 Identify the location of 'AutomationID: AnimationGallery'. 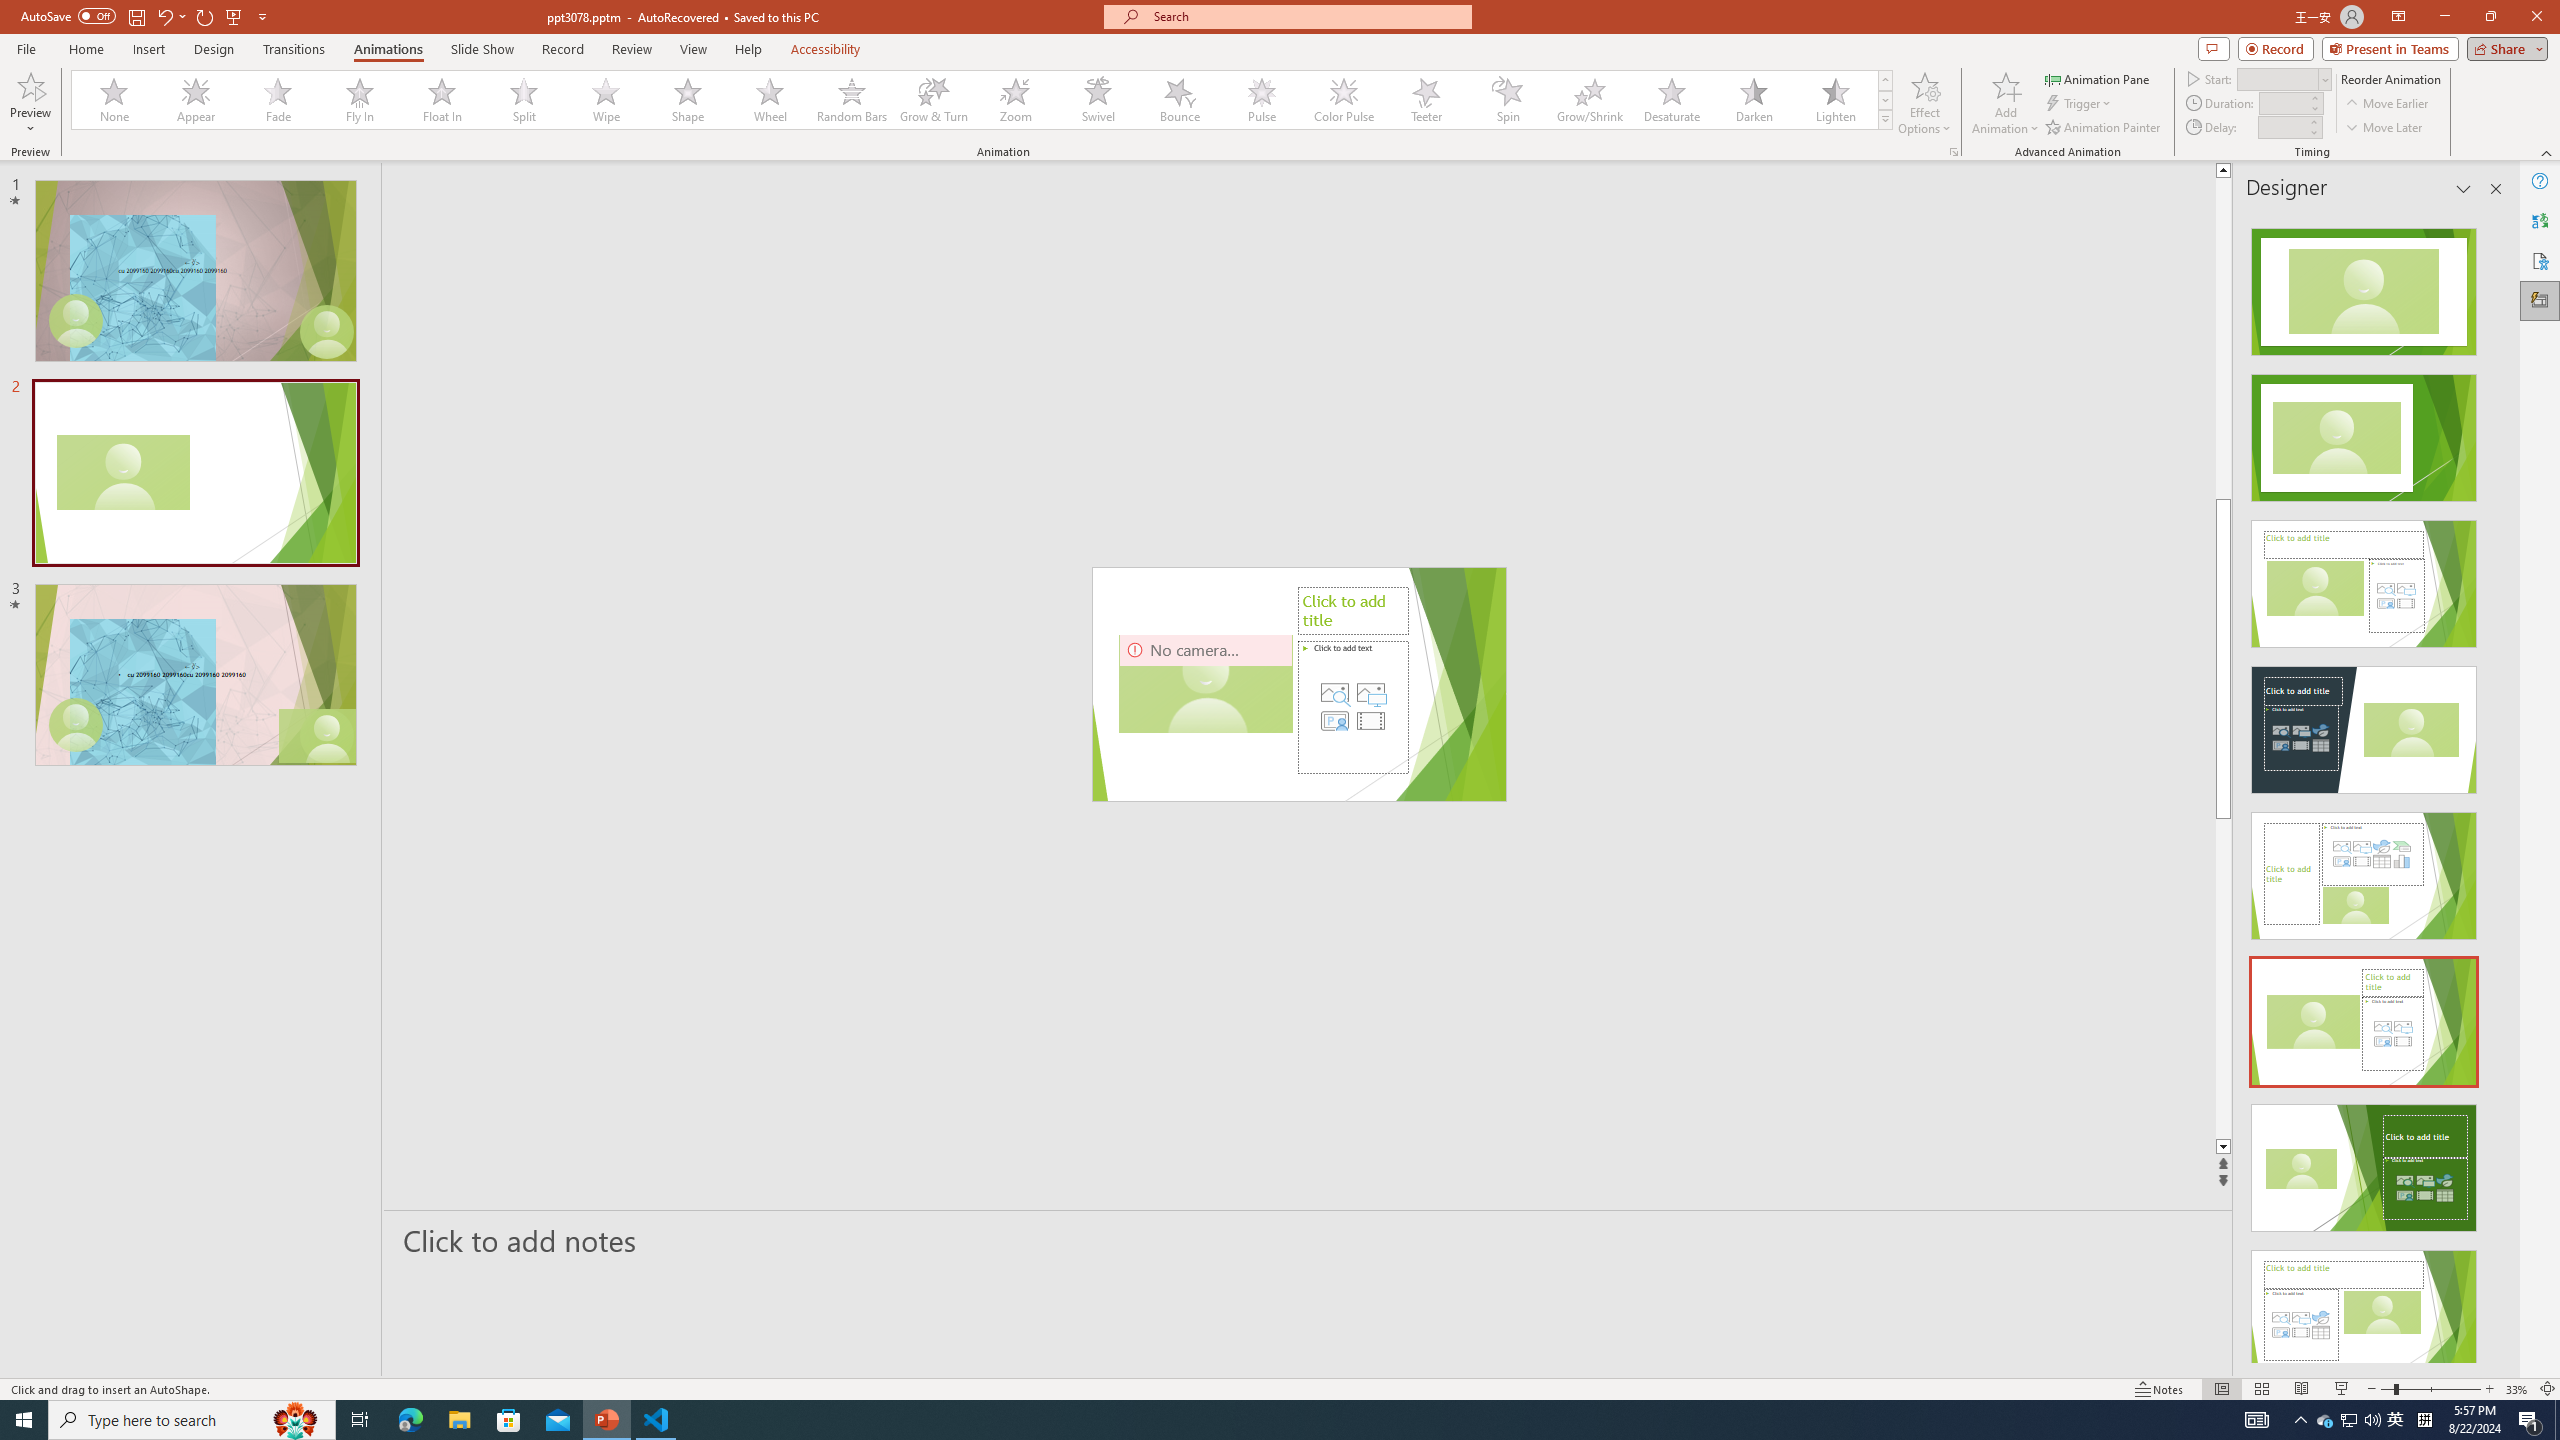
(982, 99).